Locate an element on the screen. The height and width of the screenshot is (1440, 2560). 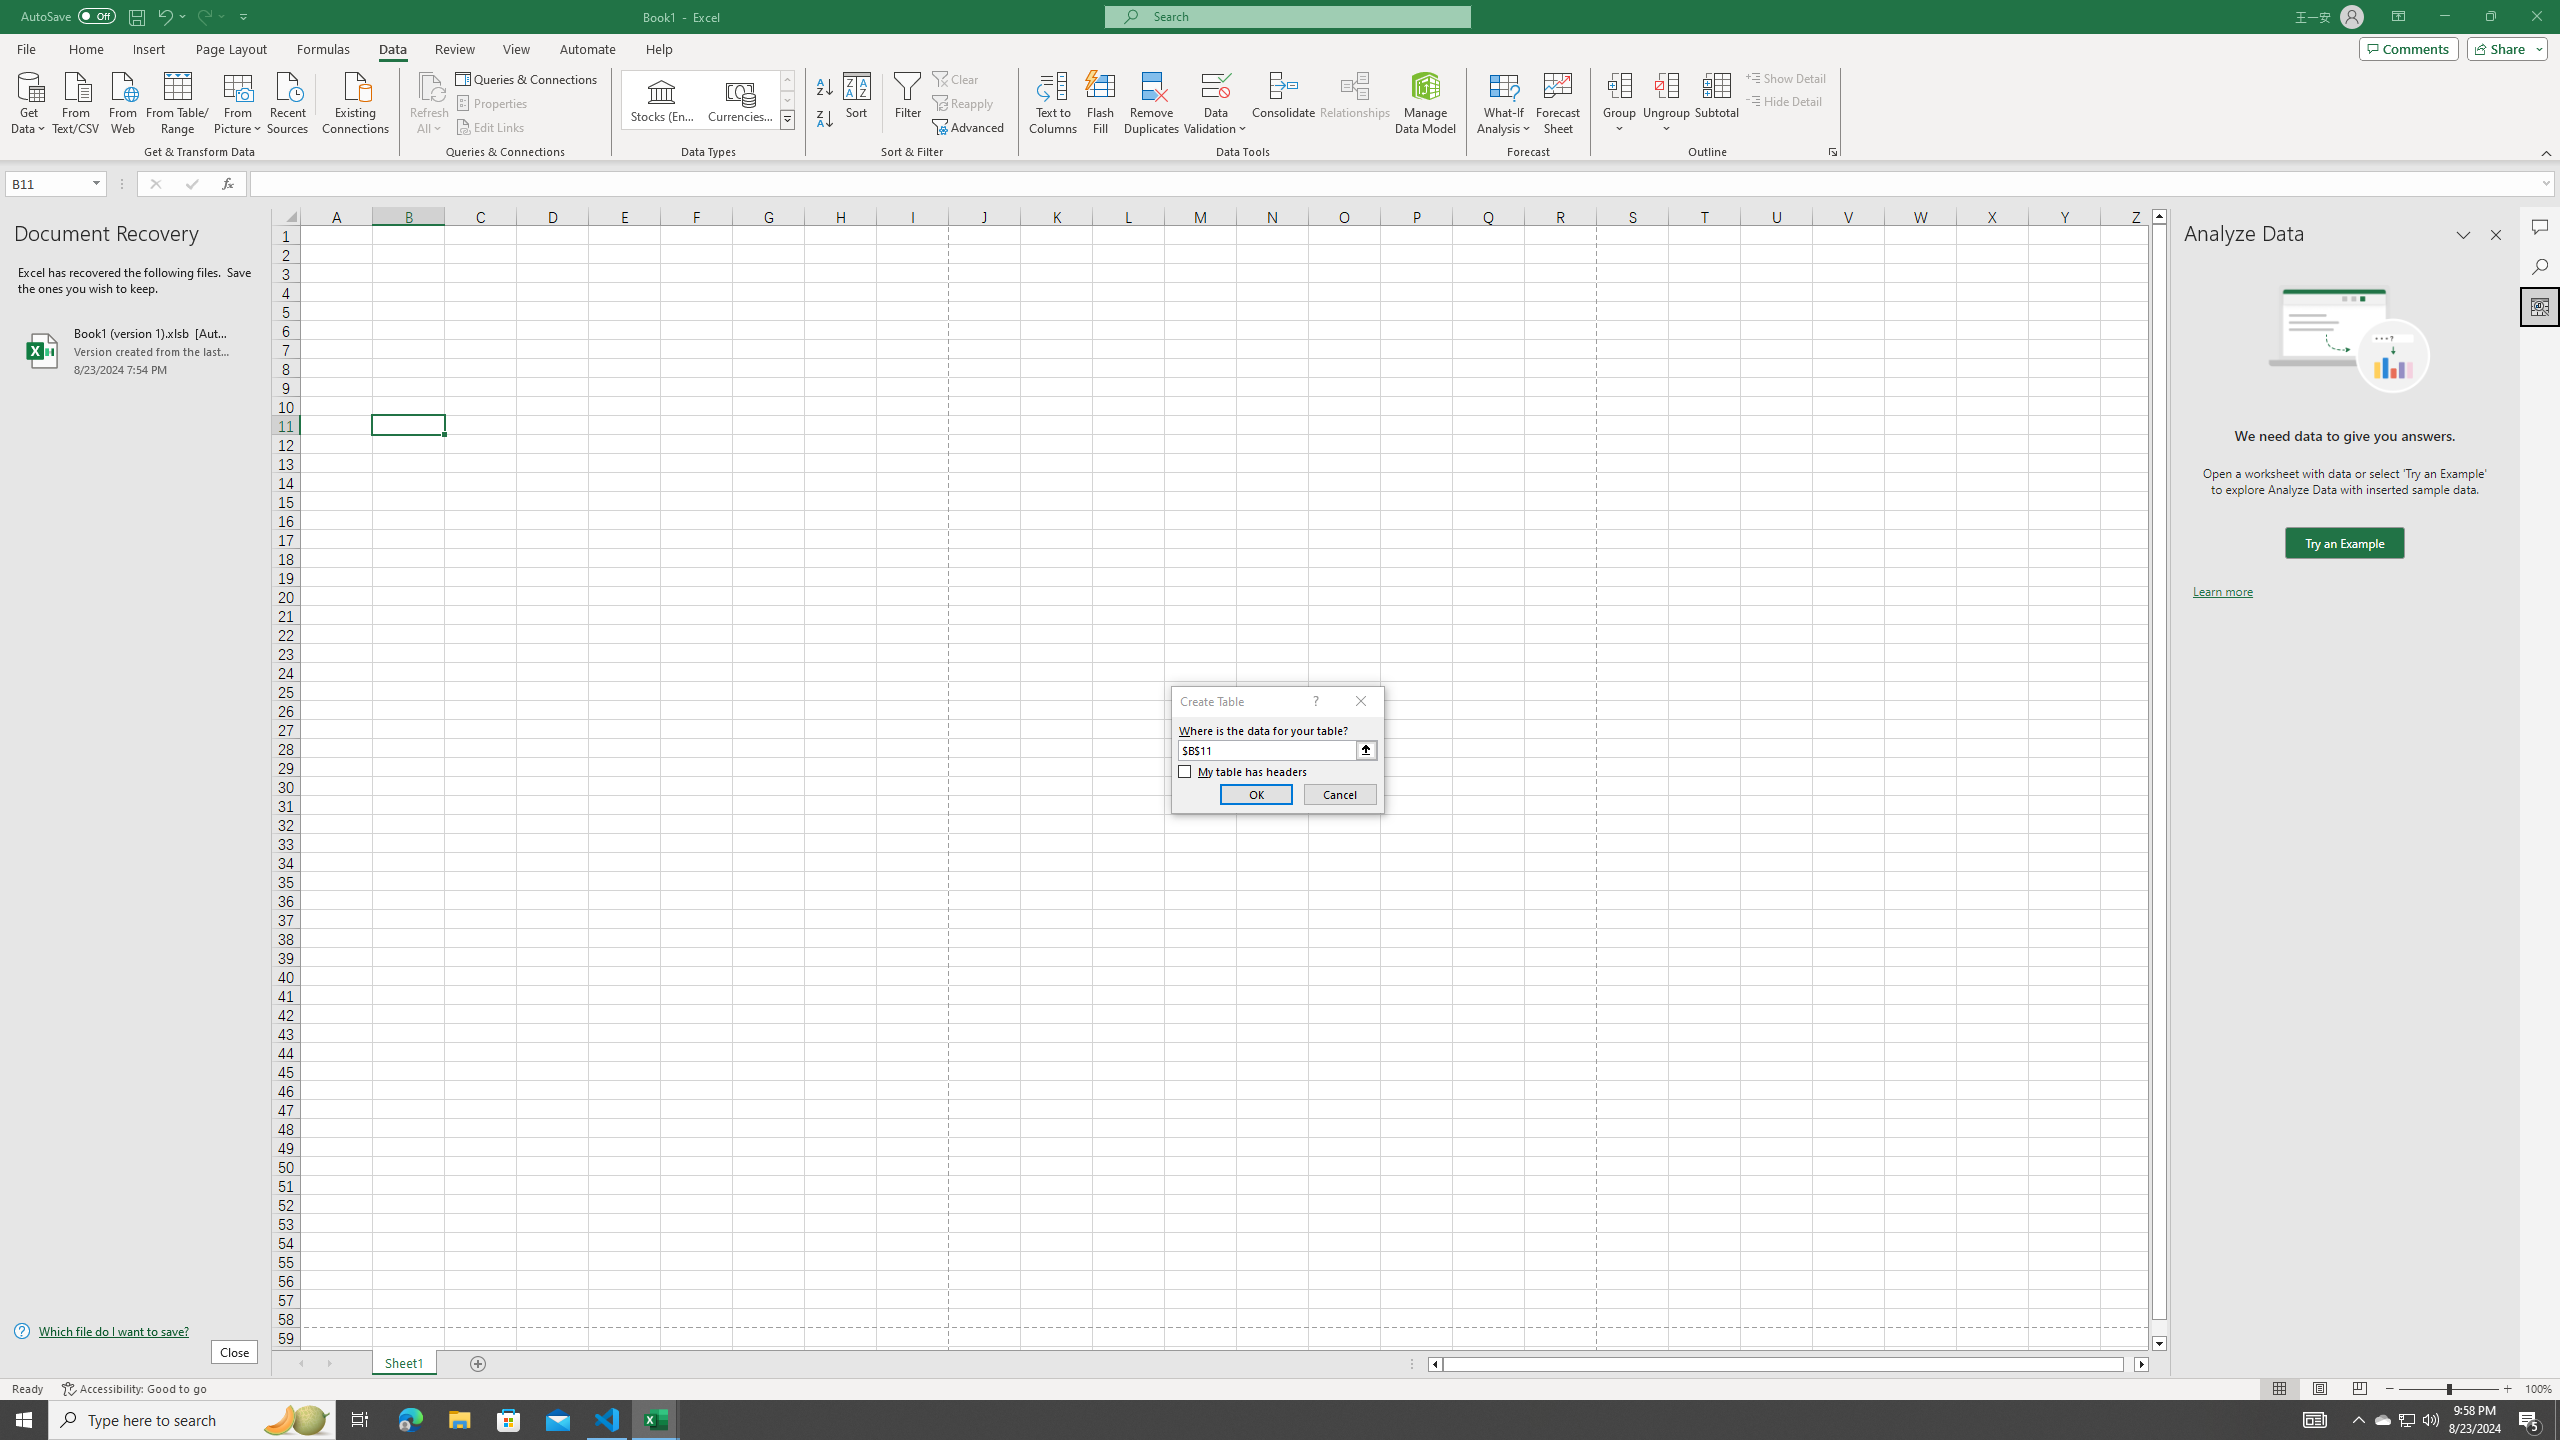
'Get Data' is located at coordinates (28, 100).